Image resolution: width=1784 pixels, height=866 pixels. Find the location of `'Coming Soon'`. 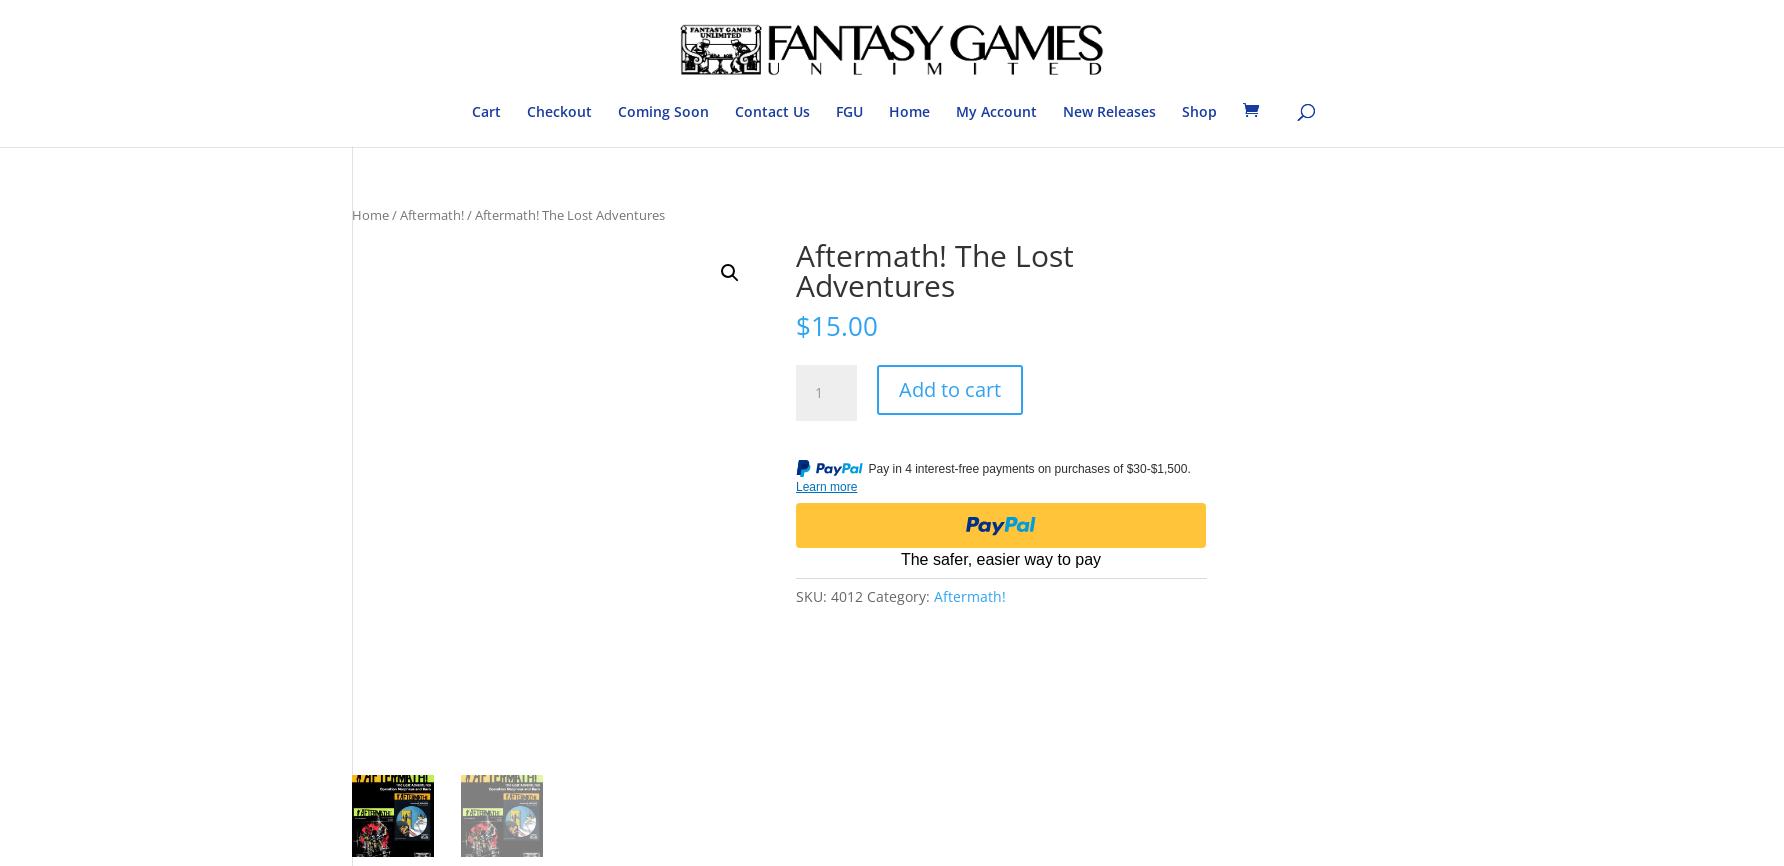

'Coming Soon' is located at coordinates (661, 111).